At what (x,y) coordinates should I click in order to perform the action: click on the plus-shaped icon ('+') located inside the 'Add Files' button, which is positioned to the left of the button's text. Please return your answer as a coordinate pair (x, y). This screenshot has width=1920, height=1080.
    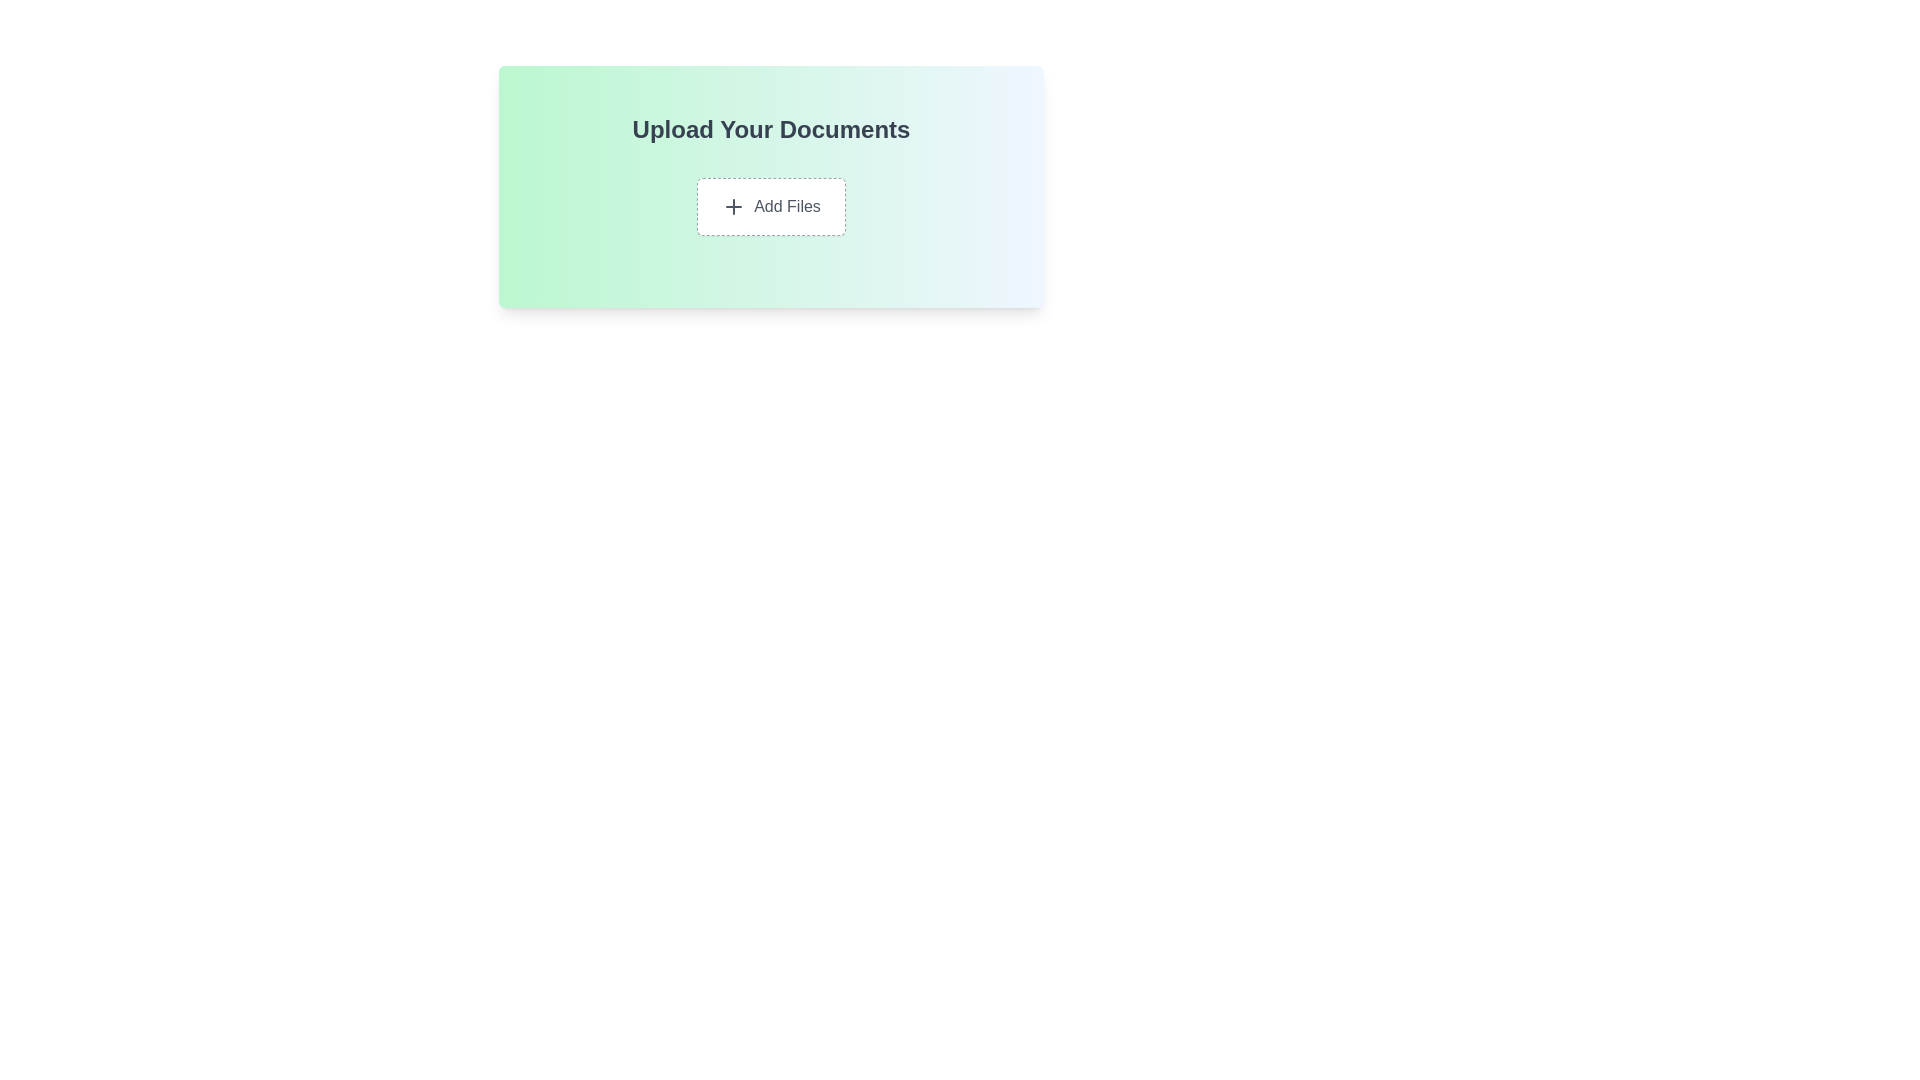
    Looking at the image, I should click on (733, 207).